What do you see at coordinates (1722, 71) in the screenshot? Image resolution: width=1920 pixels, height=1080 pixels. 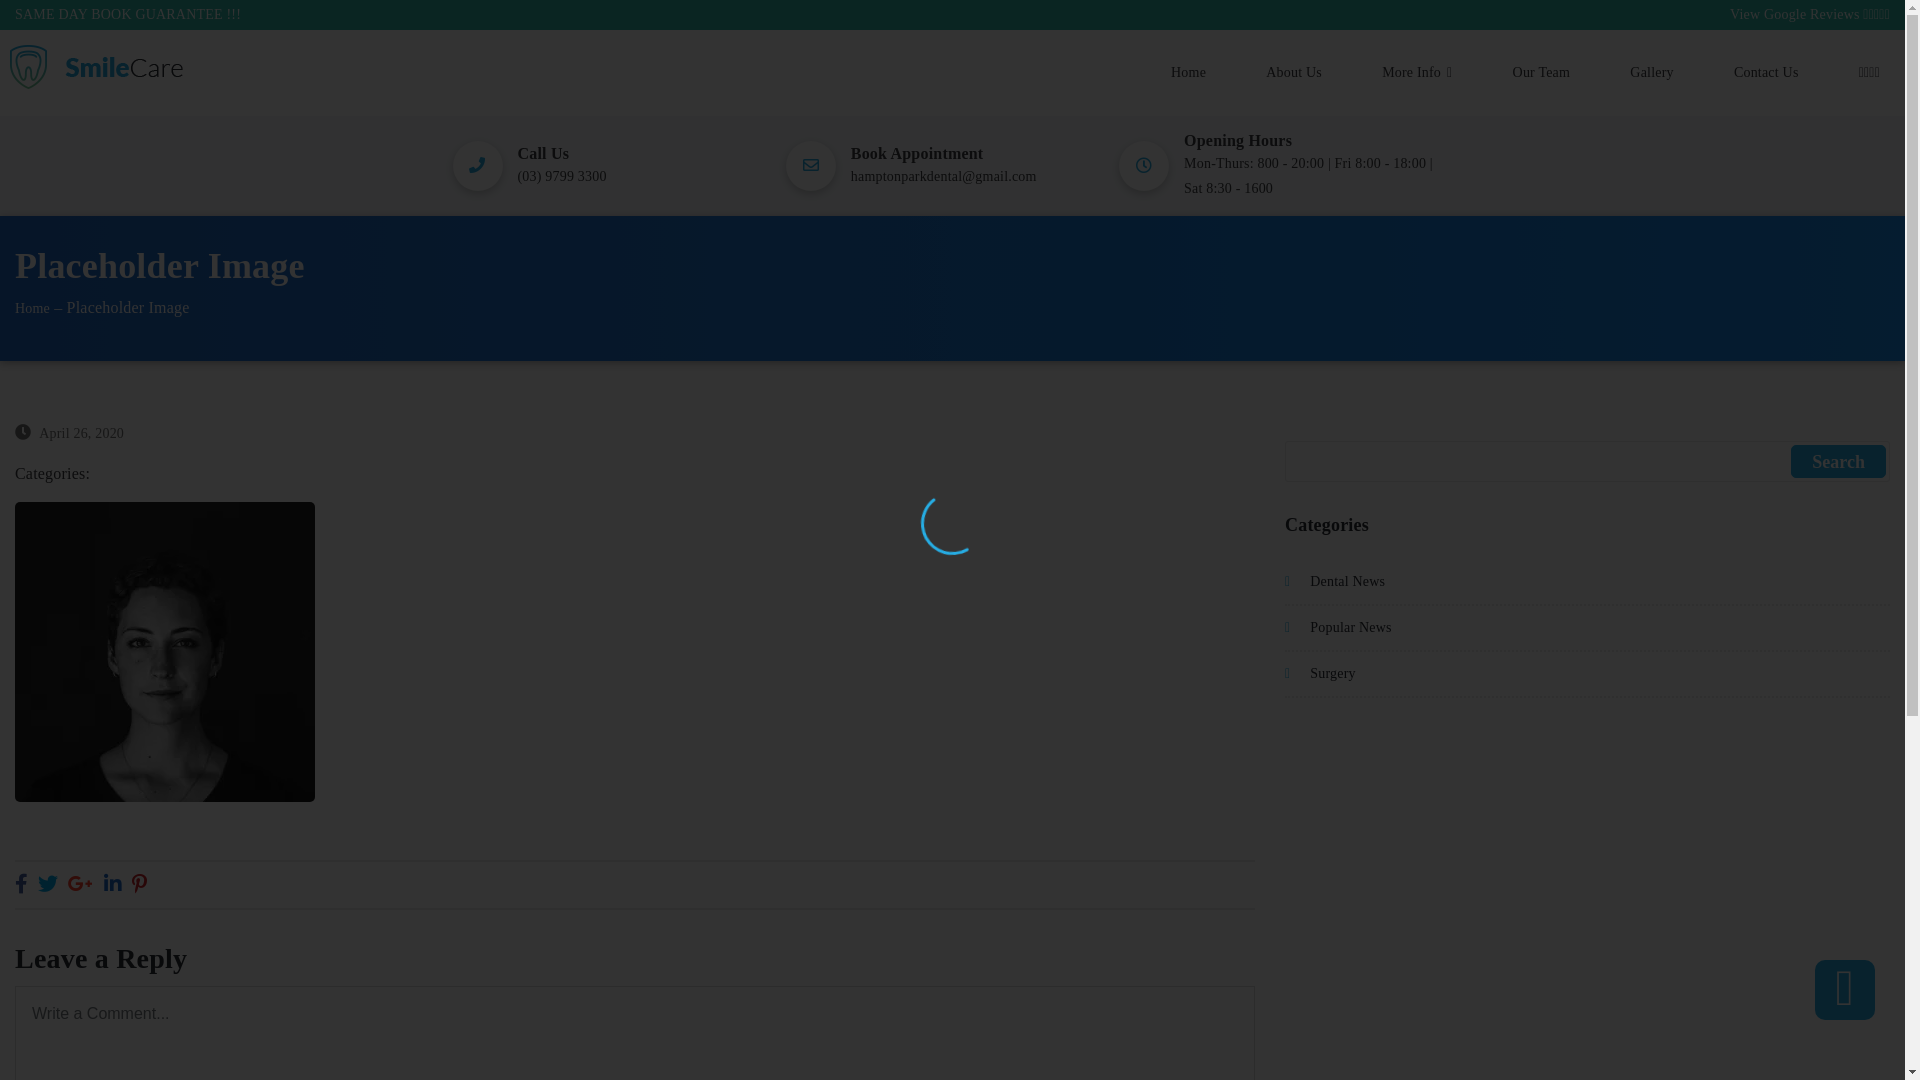 I see `'Contact Us'` at bounding box center [1722, 71].